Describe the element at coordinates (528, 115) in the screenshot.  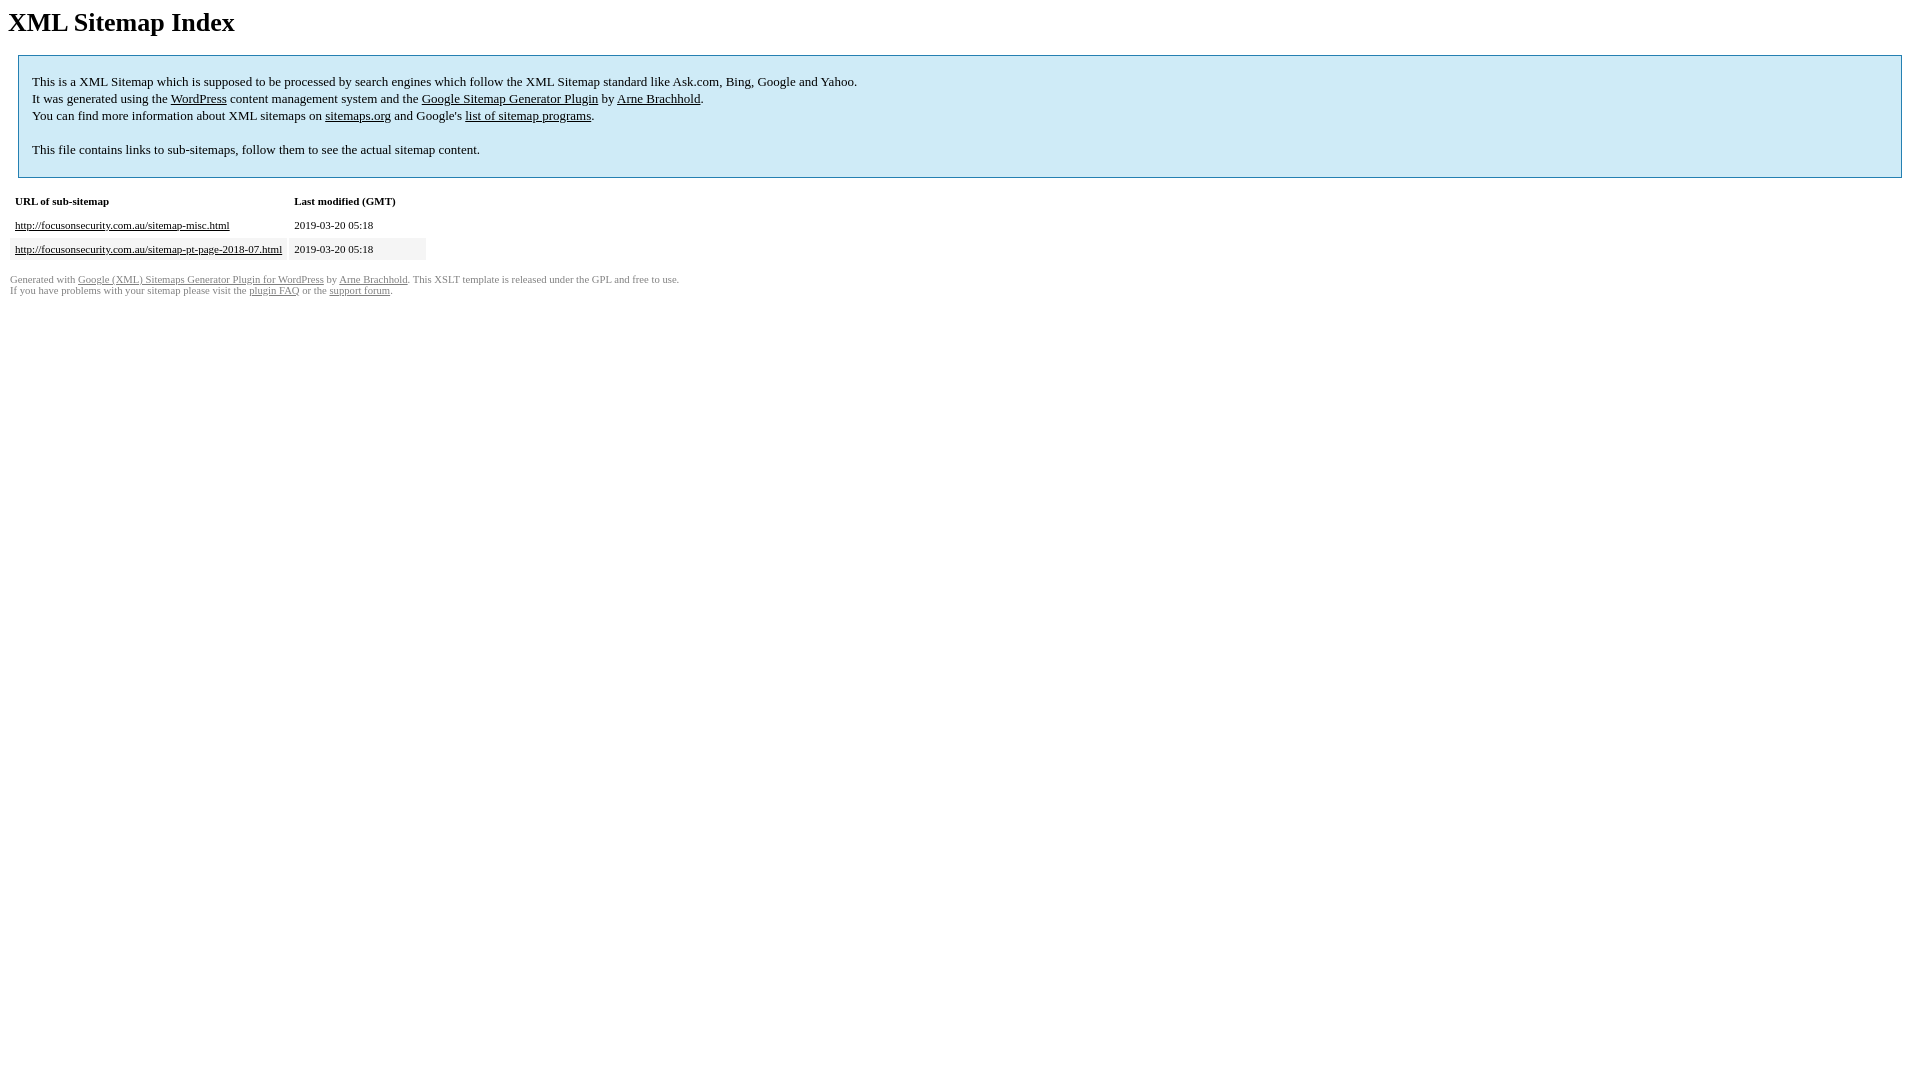
I see `'list of sitemap programs'` at that location.